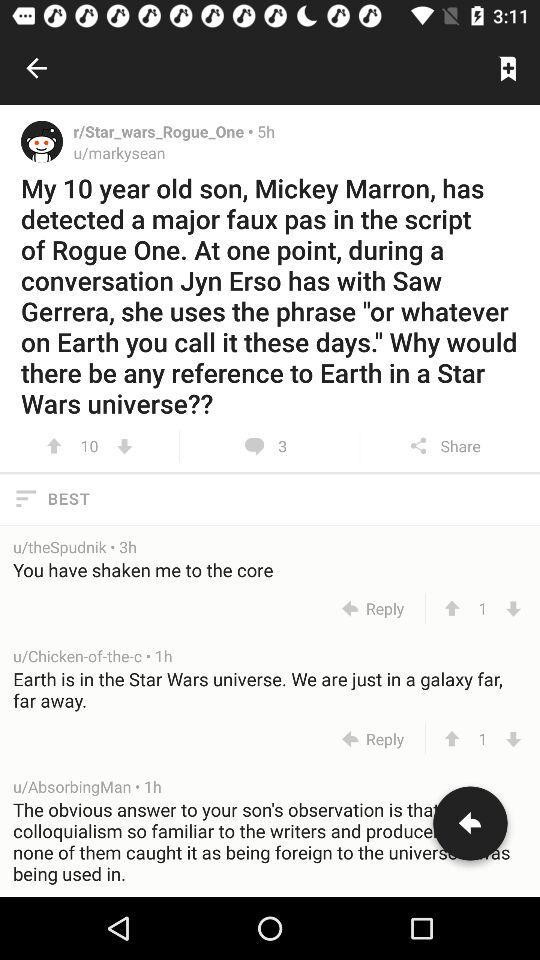  What do you see at coordinates (508, 68) in the screenshot?
I see `the item above my 10 year` at bounding box center [508, 68].